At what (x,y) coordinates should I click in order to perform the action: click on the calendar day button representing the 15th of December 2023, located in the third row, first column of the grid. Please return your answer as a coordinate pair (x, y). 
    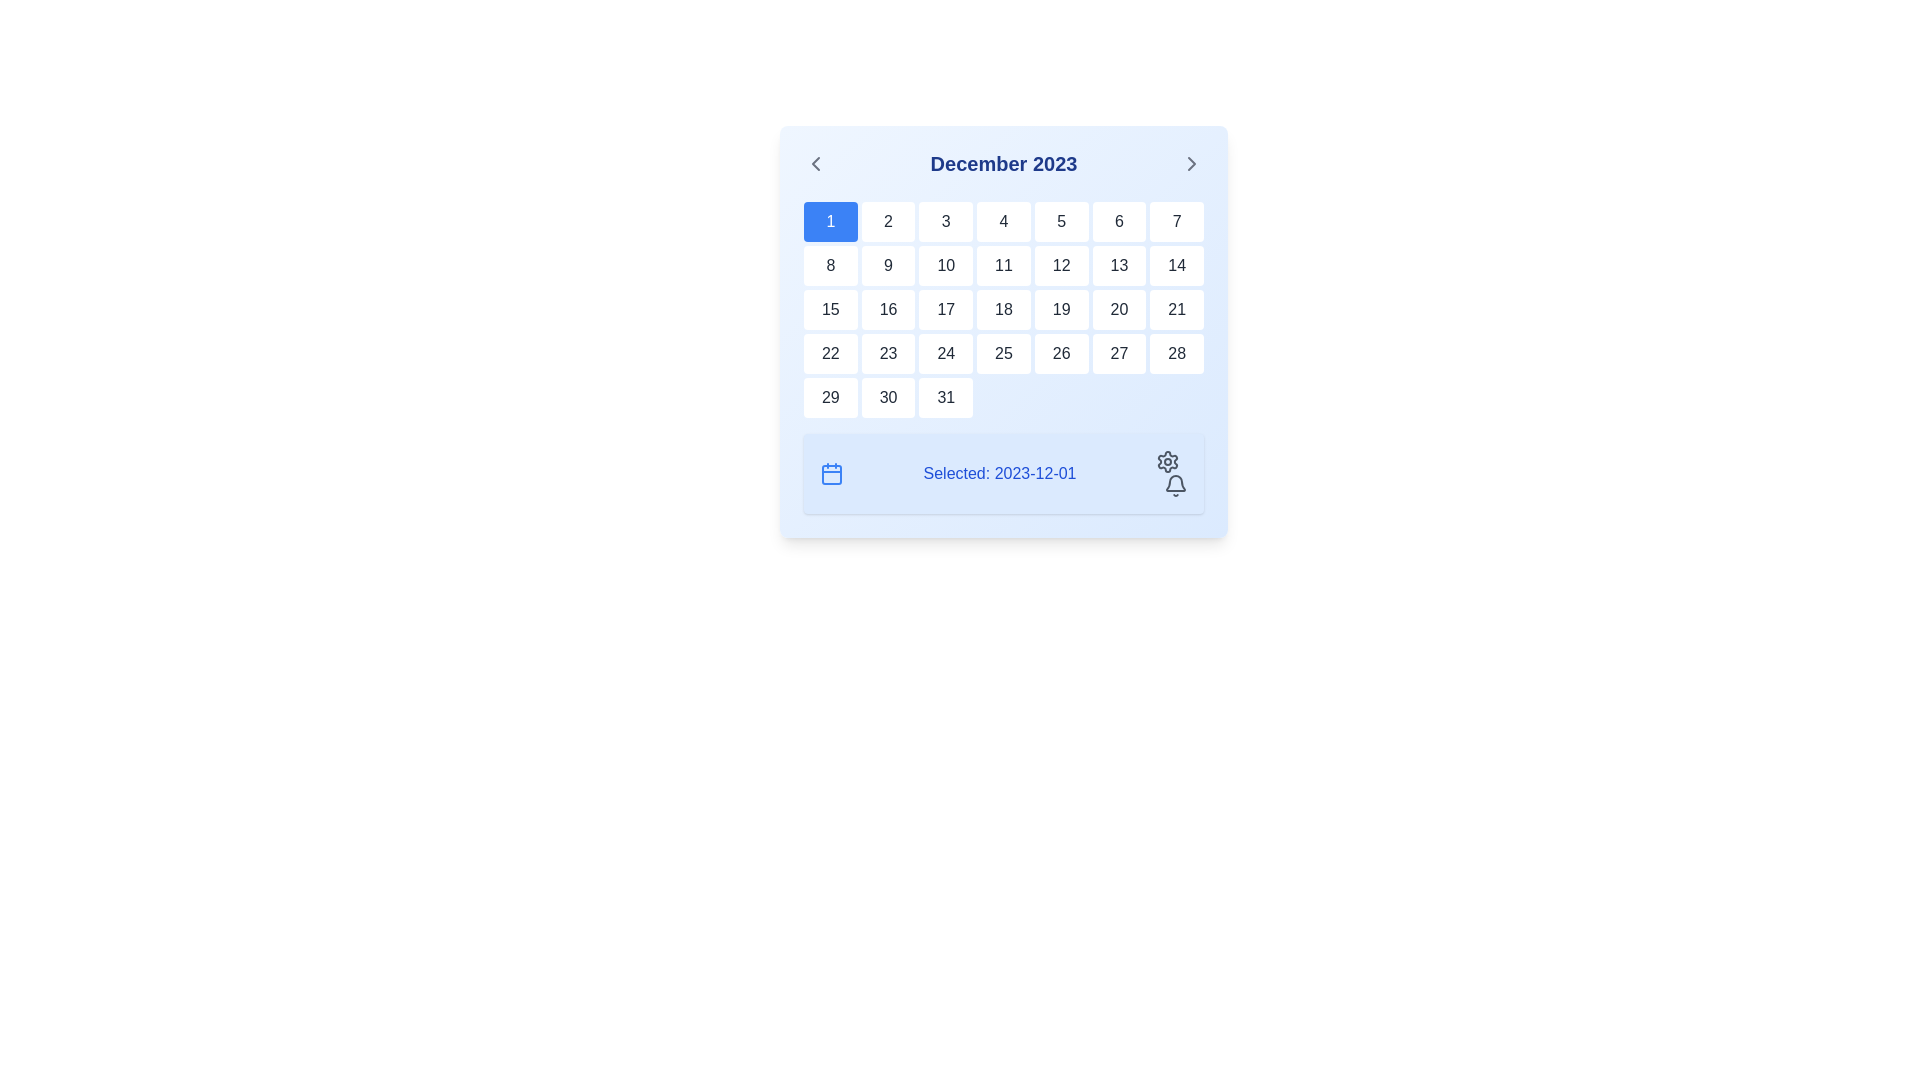
    Looking at the image, I should click on (830, 309).